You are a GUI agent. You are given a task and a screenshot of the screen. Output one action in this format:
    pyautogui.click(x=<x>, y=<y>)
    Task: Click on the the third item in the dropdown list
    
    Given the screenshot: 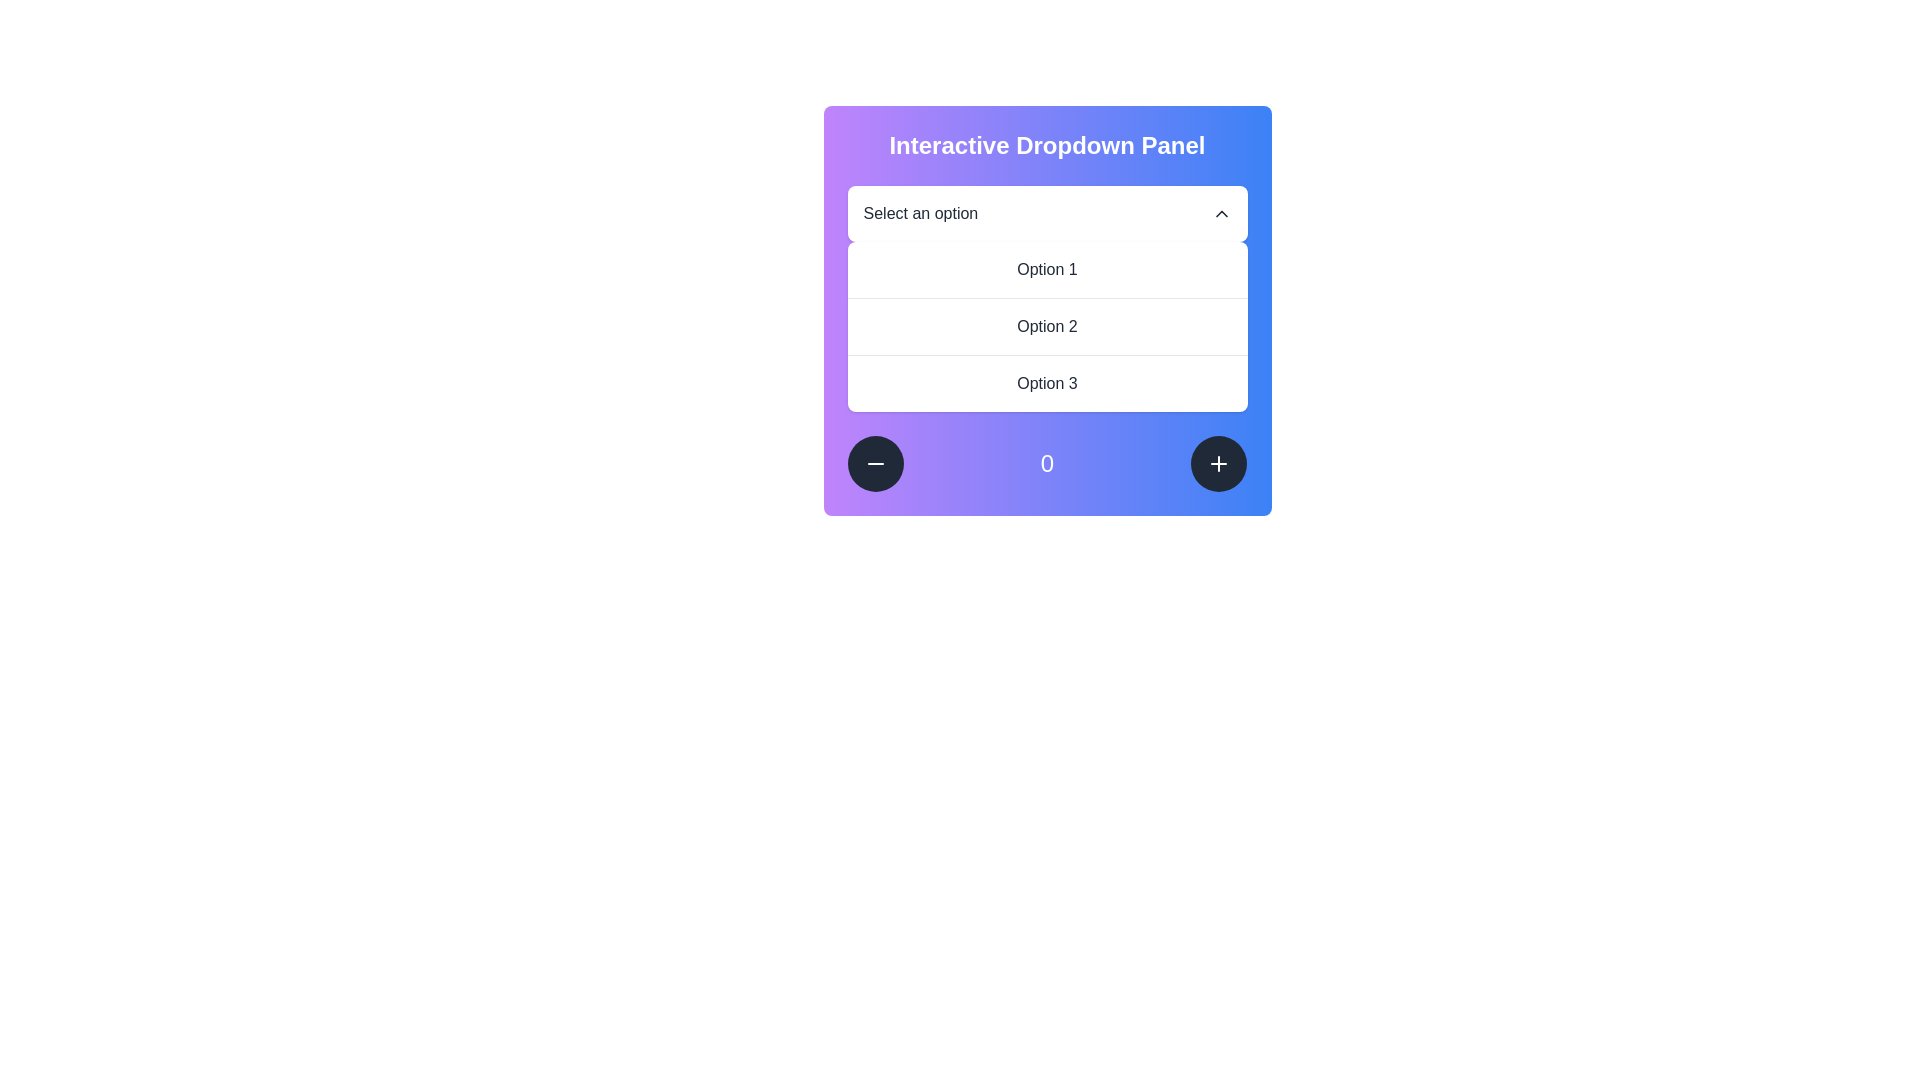 What is the action you would take?
    pyautogui.click(x=1046, y=383)
    